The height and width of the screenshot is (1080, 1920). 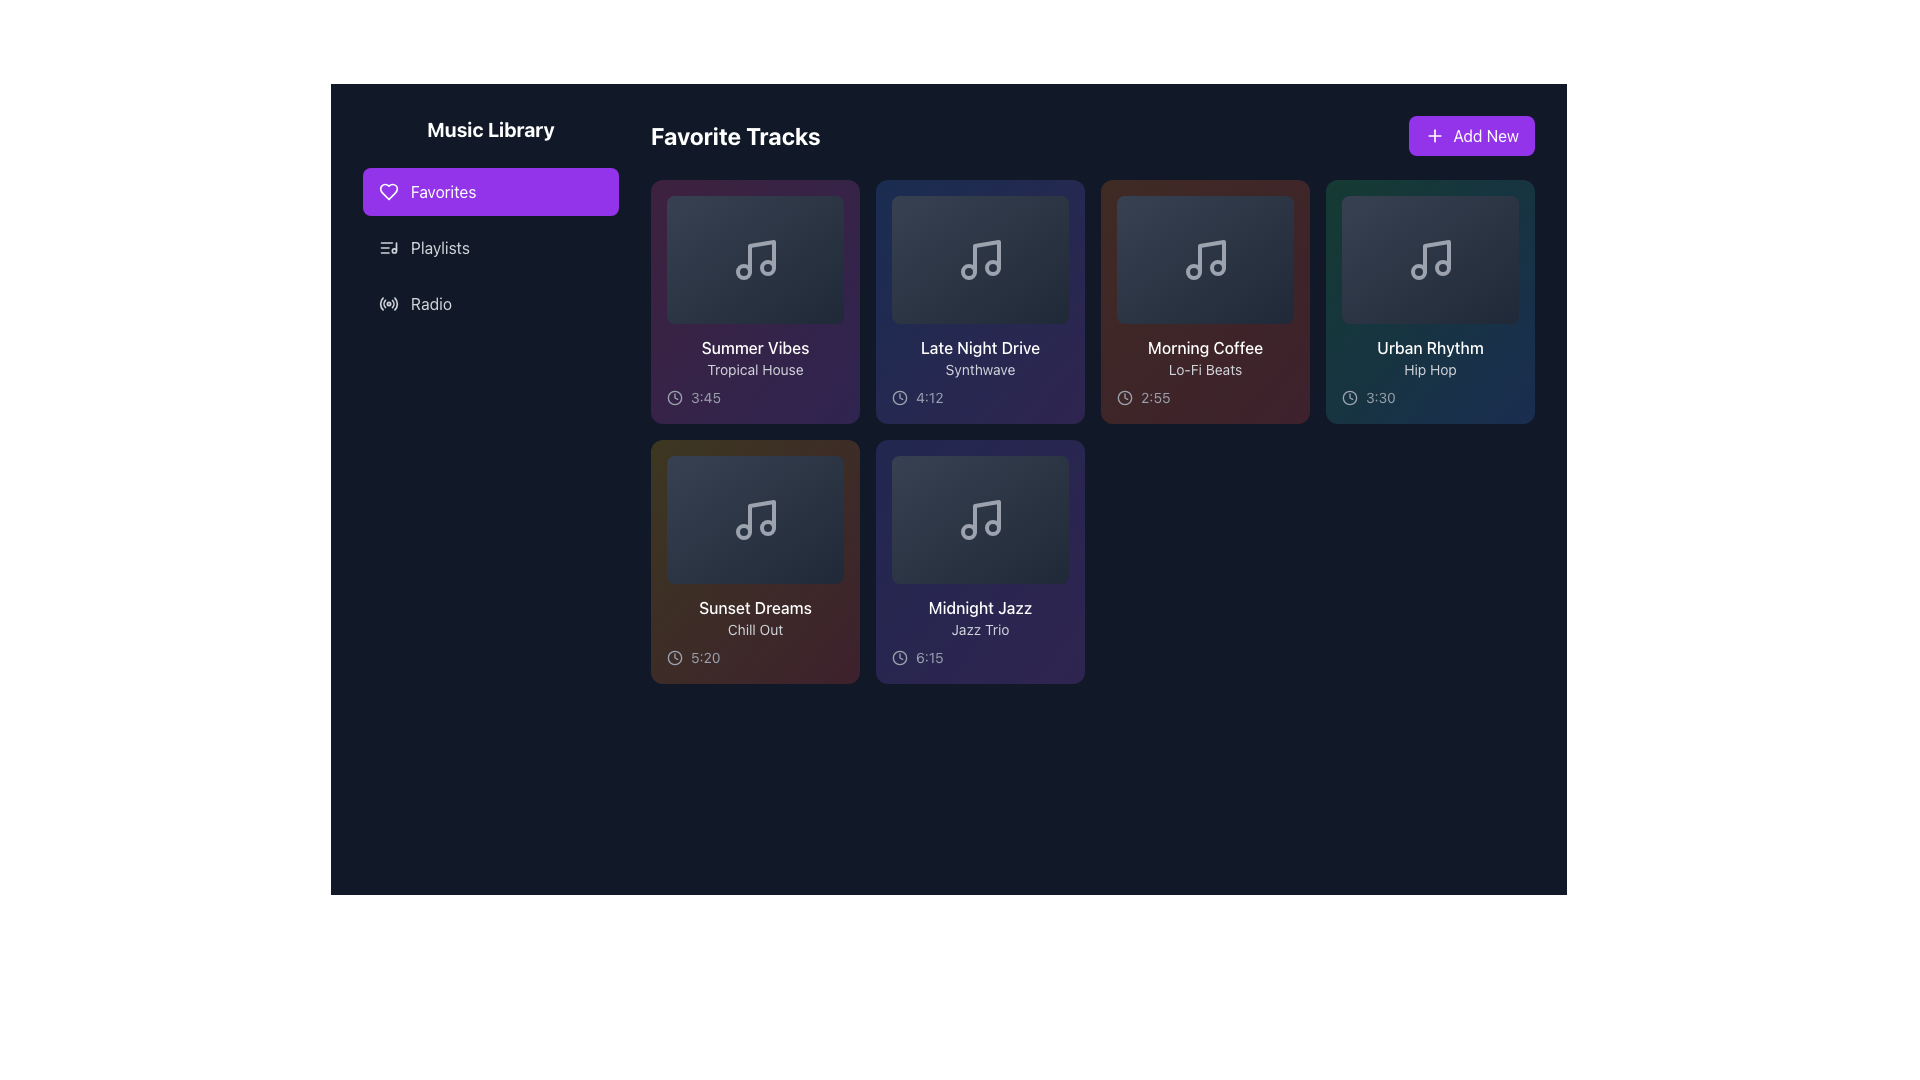 I want to click on the second card item in the top row of the 'Favorite Tracks' section, which represents a music track and is positioned between 'Summer Vibes' and 'Morning Coffee', so click(x=980, y=301).